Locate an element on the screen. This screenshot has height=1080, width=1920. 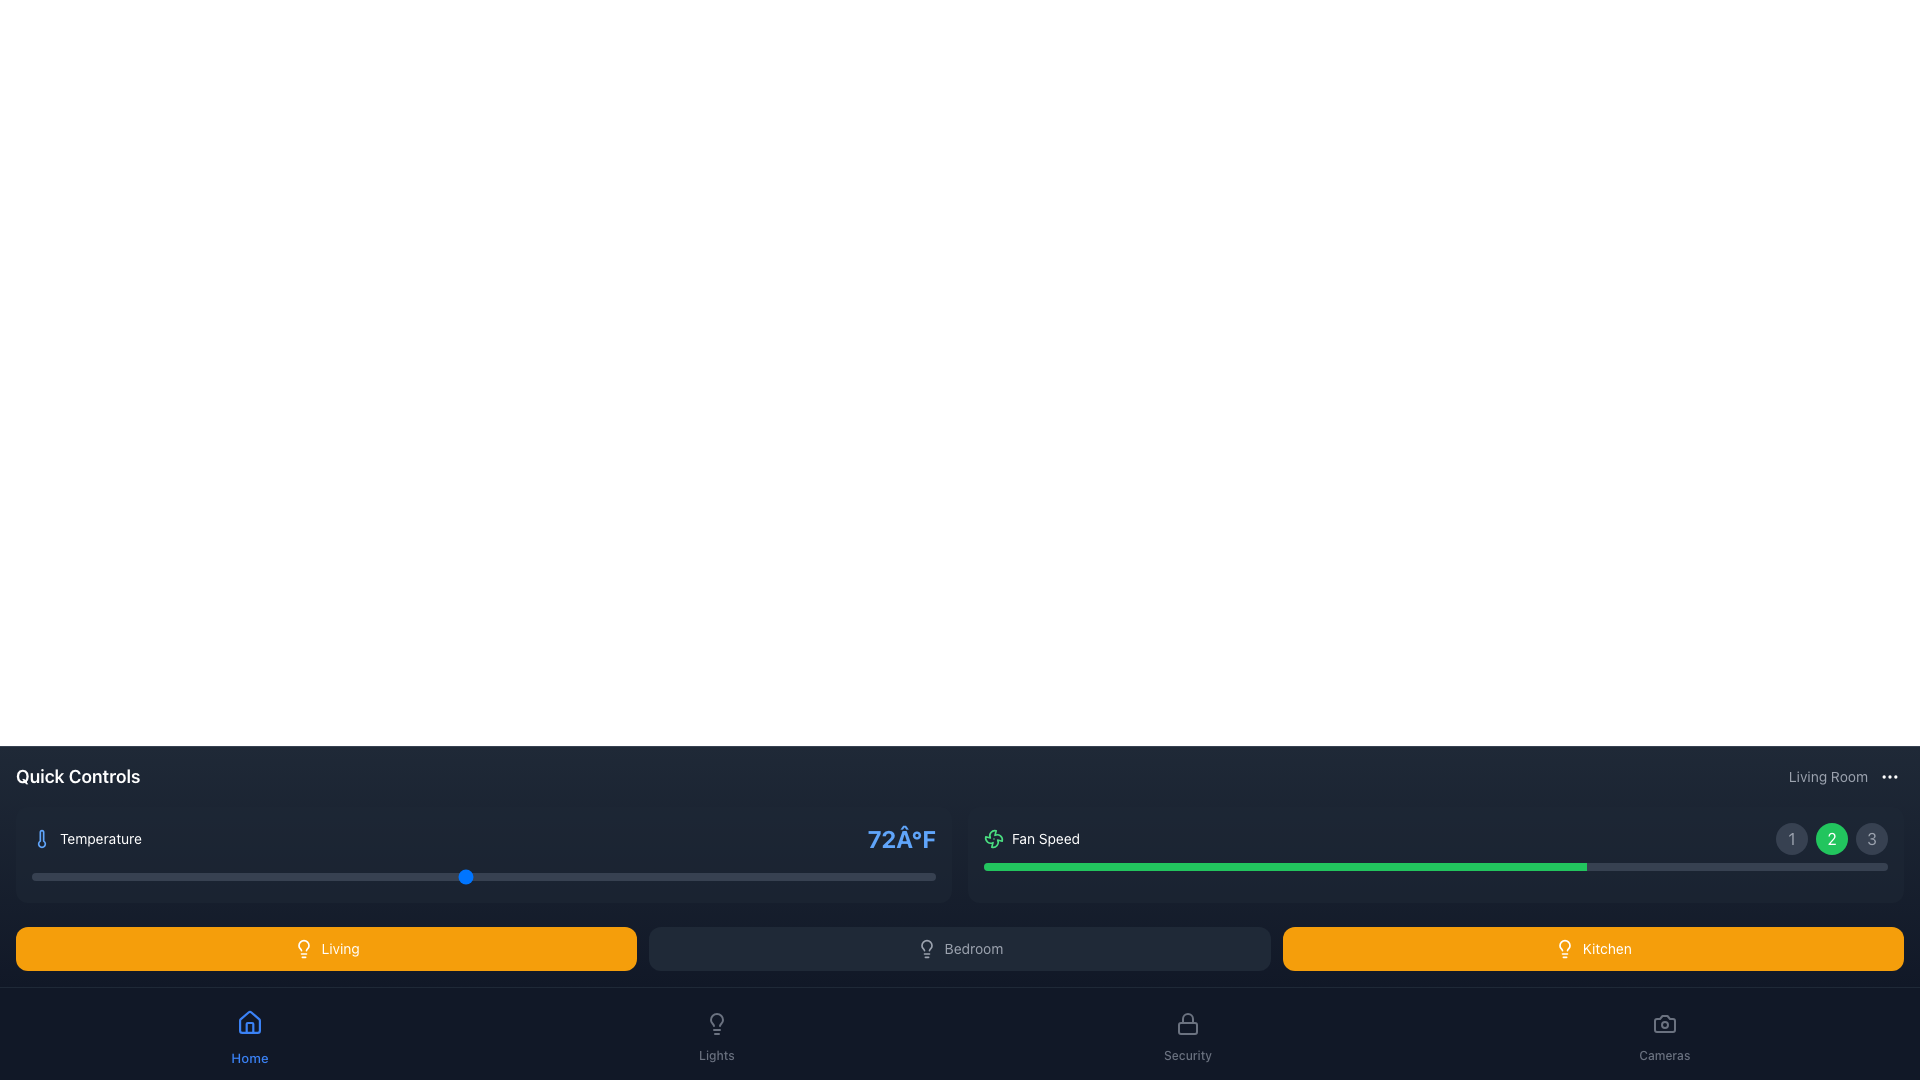
the descriptive label with a blue thermometer icon and the label 'Temperature' positioned above the temperature reading of '72°F' is located at coordinates (85, 839).